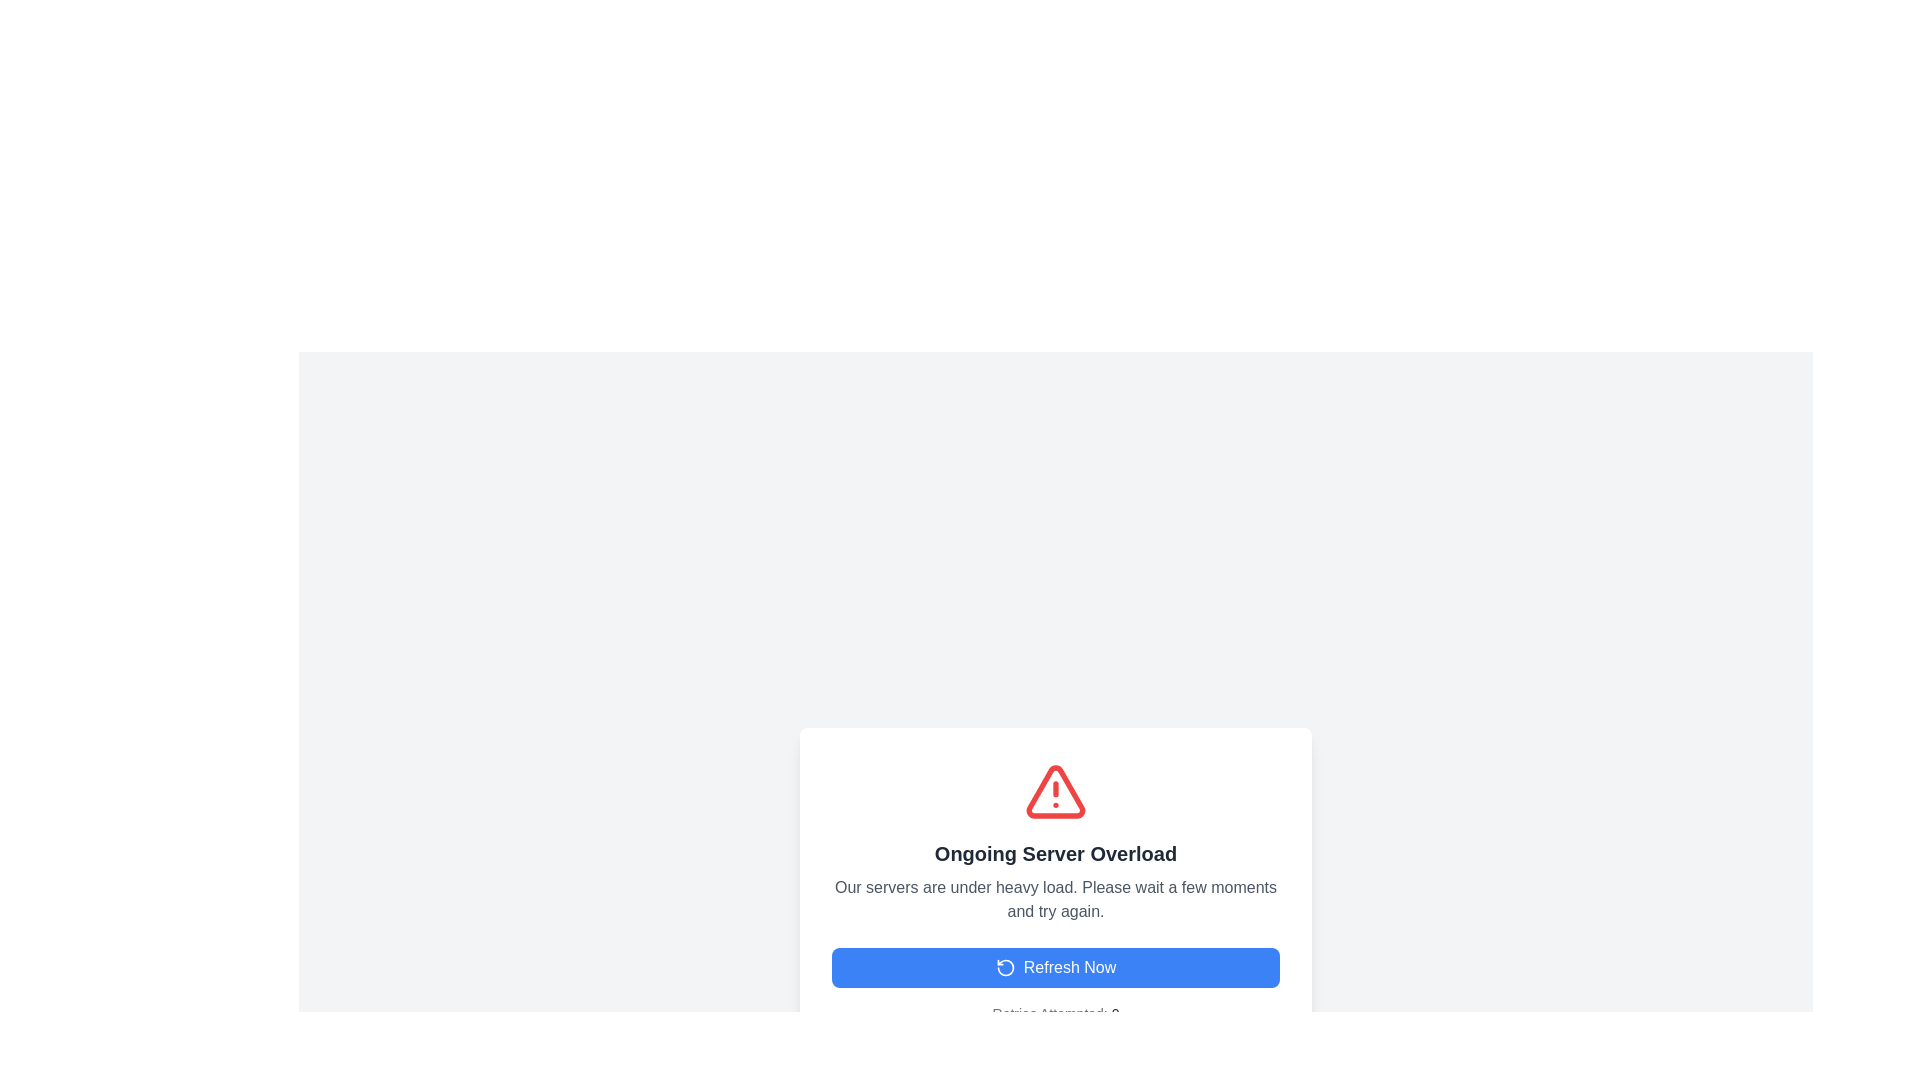 The width and height of the screenshot is (1920, 1080). I want to click on the Text Label element displaying 'Retries Attempted: 0', which is located at the bottom of the modal window underneath the 'Refresh Now' button, so click(1055, 1014).